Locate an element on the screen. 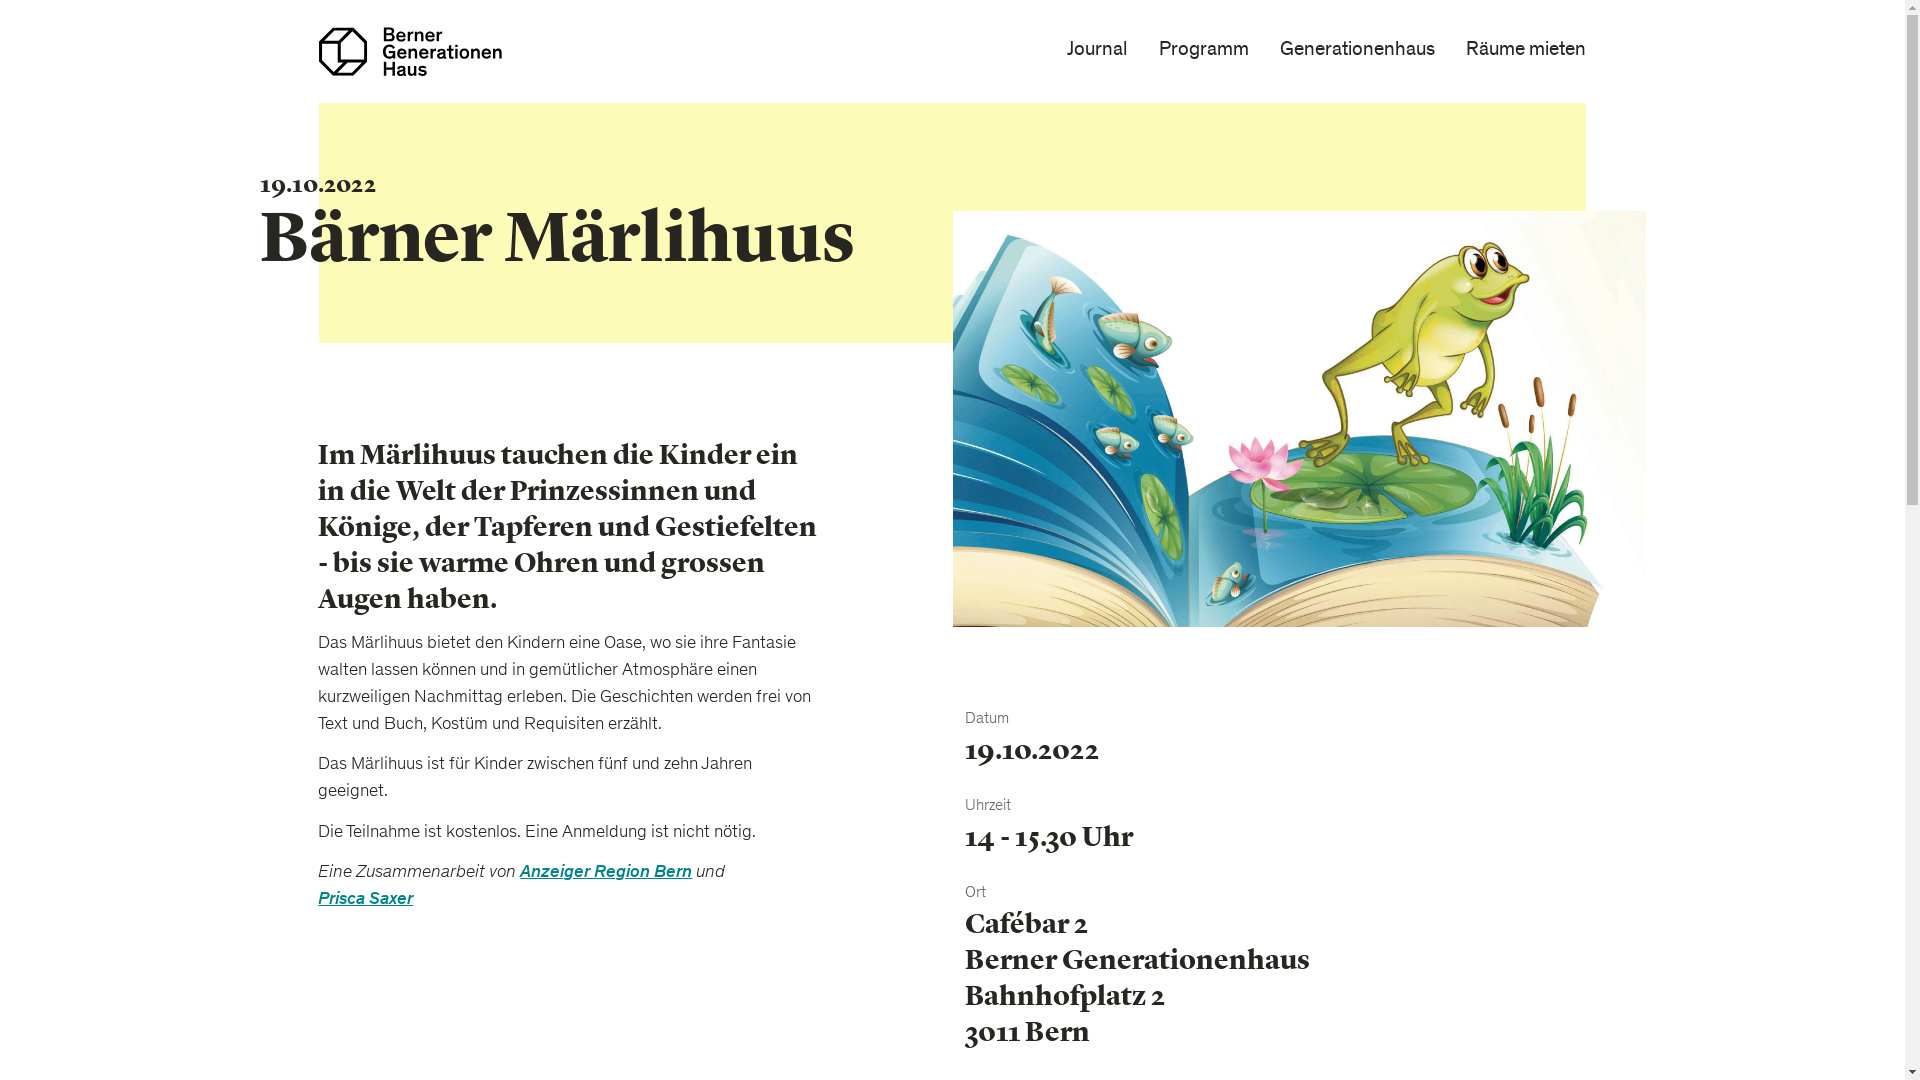 This screenshot has width=1920, height=1080. 'Journal' is located at coordinates (1096, 49).